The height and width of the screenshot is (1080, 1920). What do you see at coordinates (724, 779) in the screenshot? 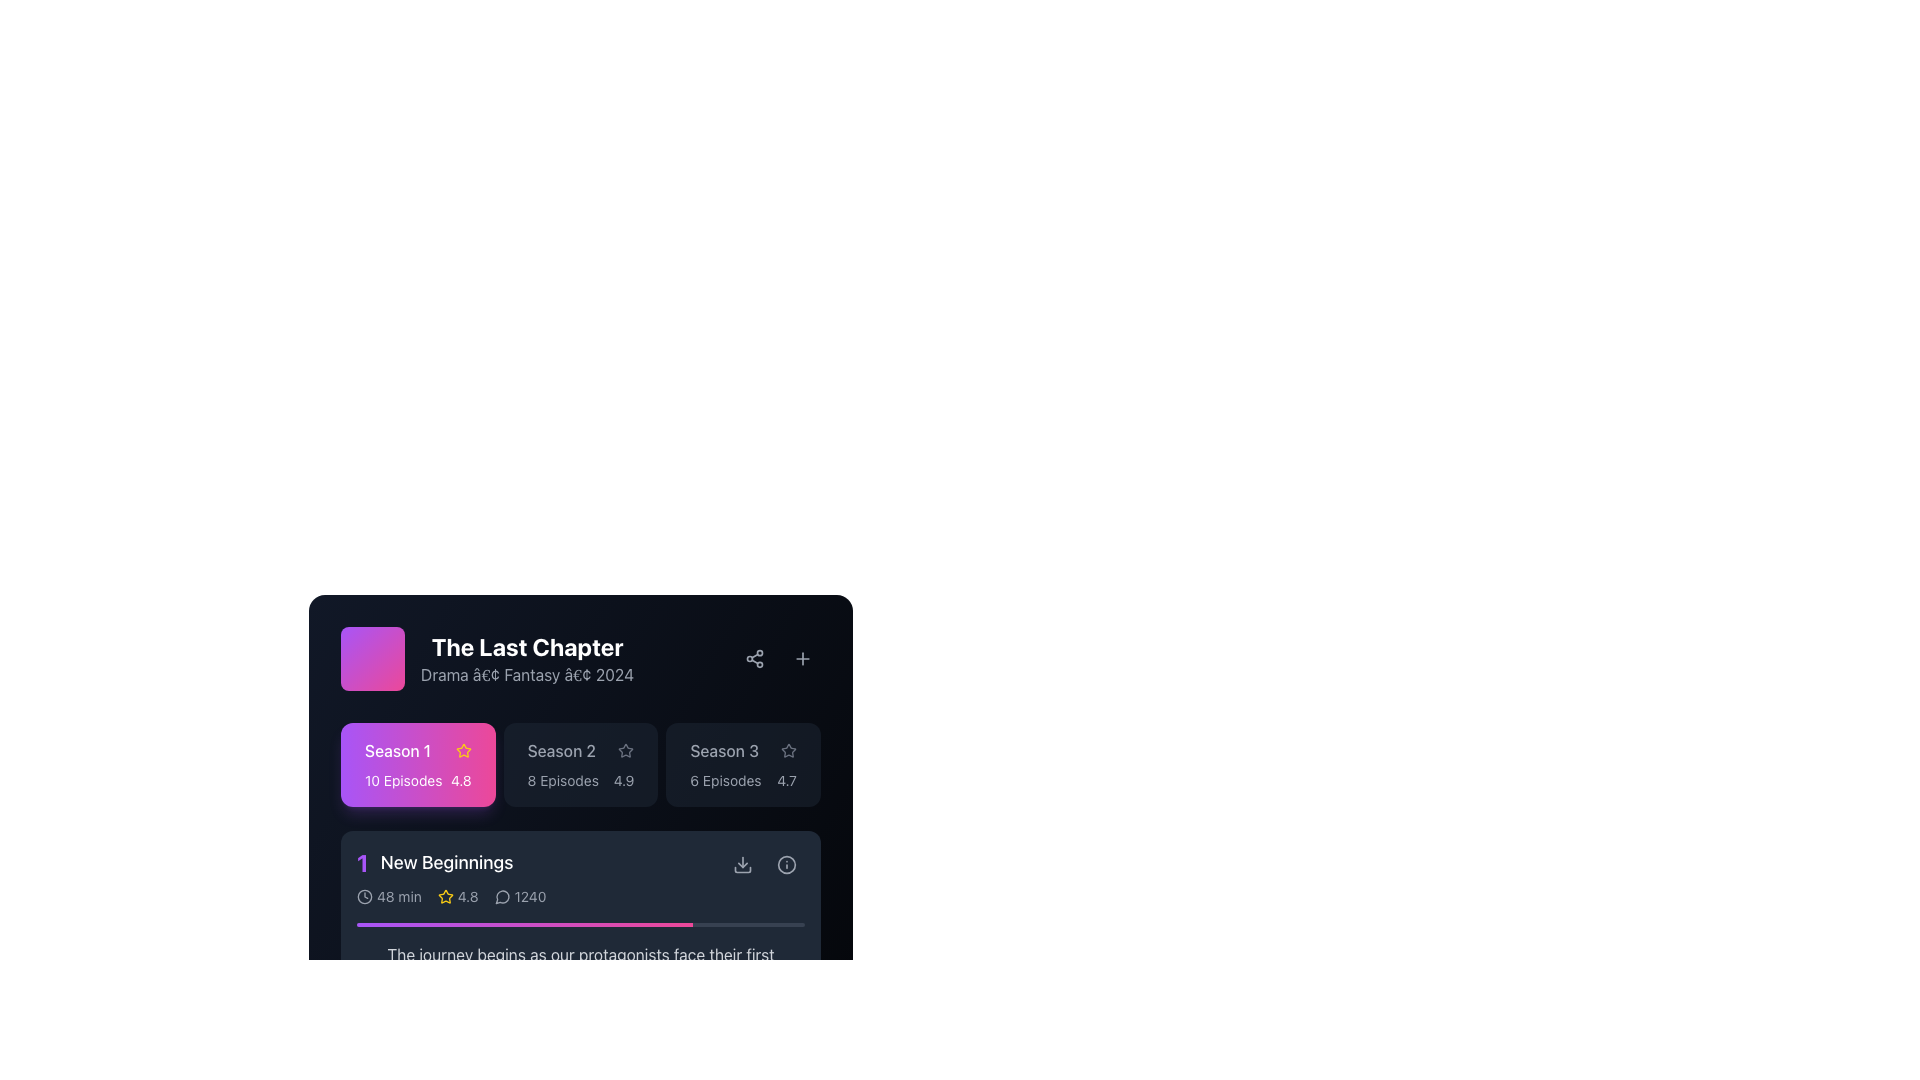
I see `the informative text label indicating the number of episodes available in 'Season 3', which is part of the season statistics below 'The Last Chapter'` at bounding box center [724, 779].